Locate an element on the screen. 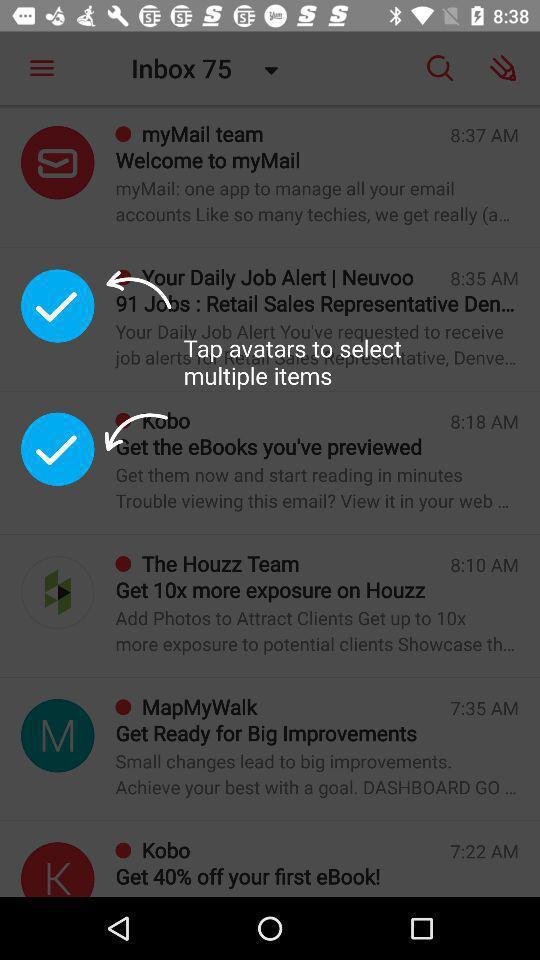  the email icon is located at coordinates (57, 161).